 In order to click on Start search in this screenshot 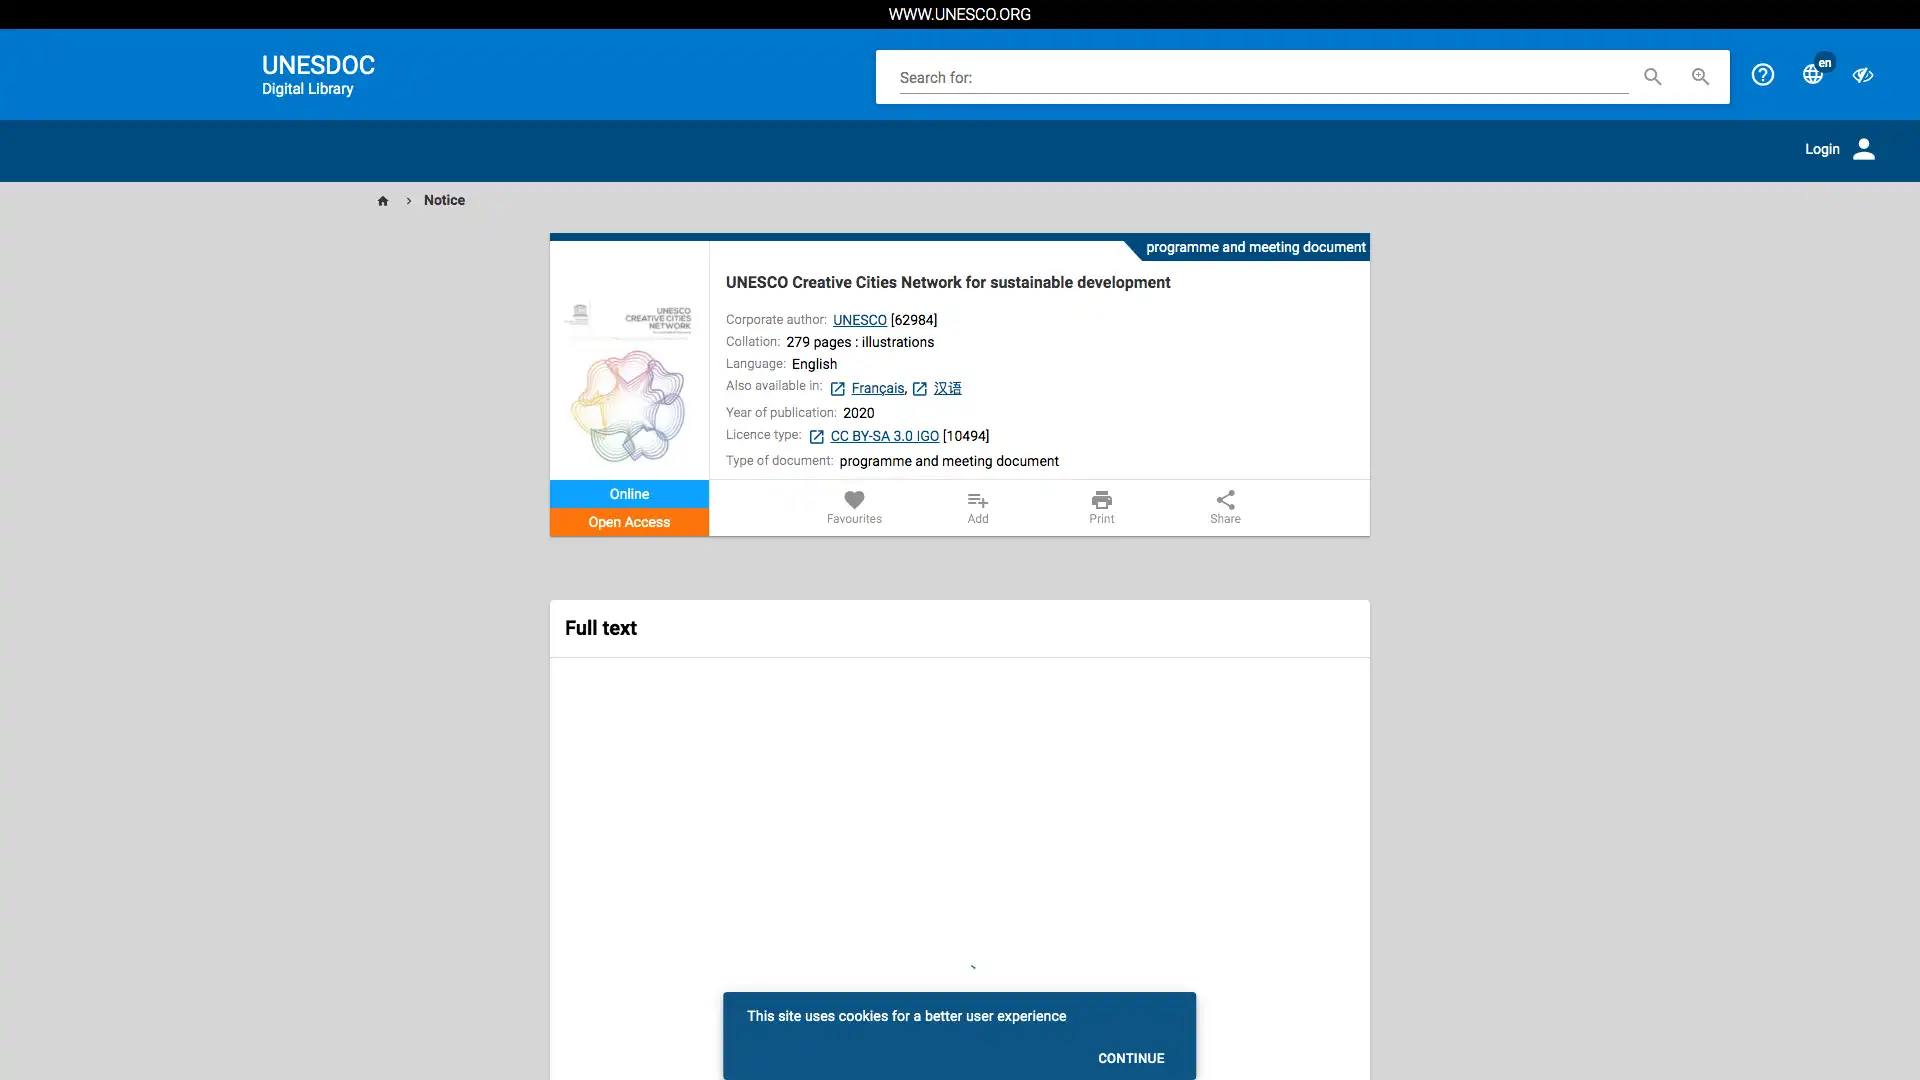, I will do `click(1652, 75)`.